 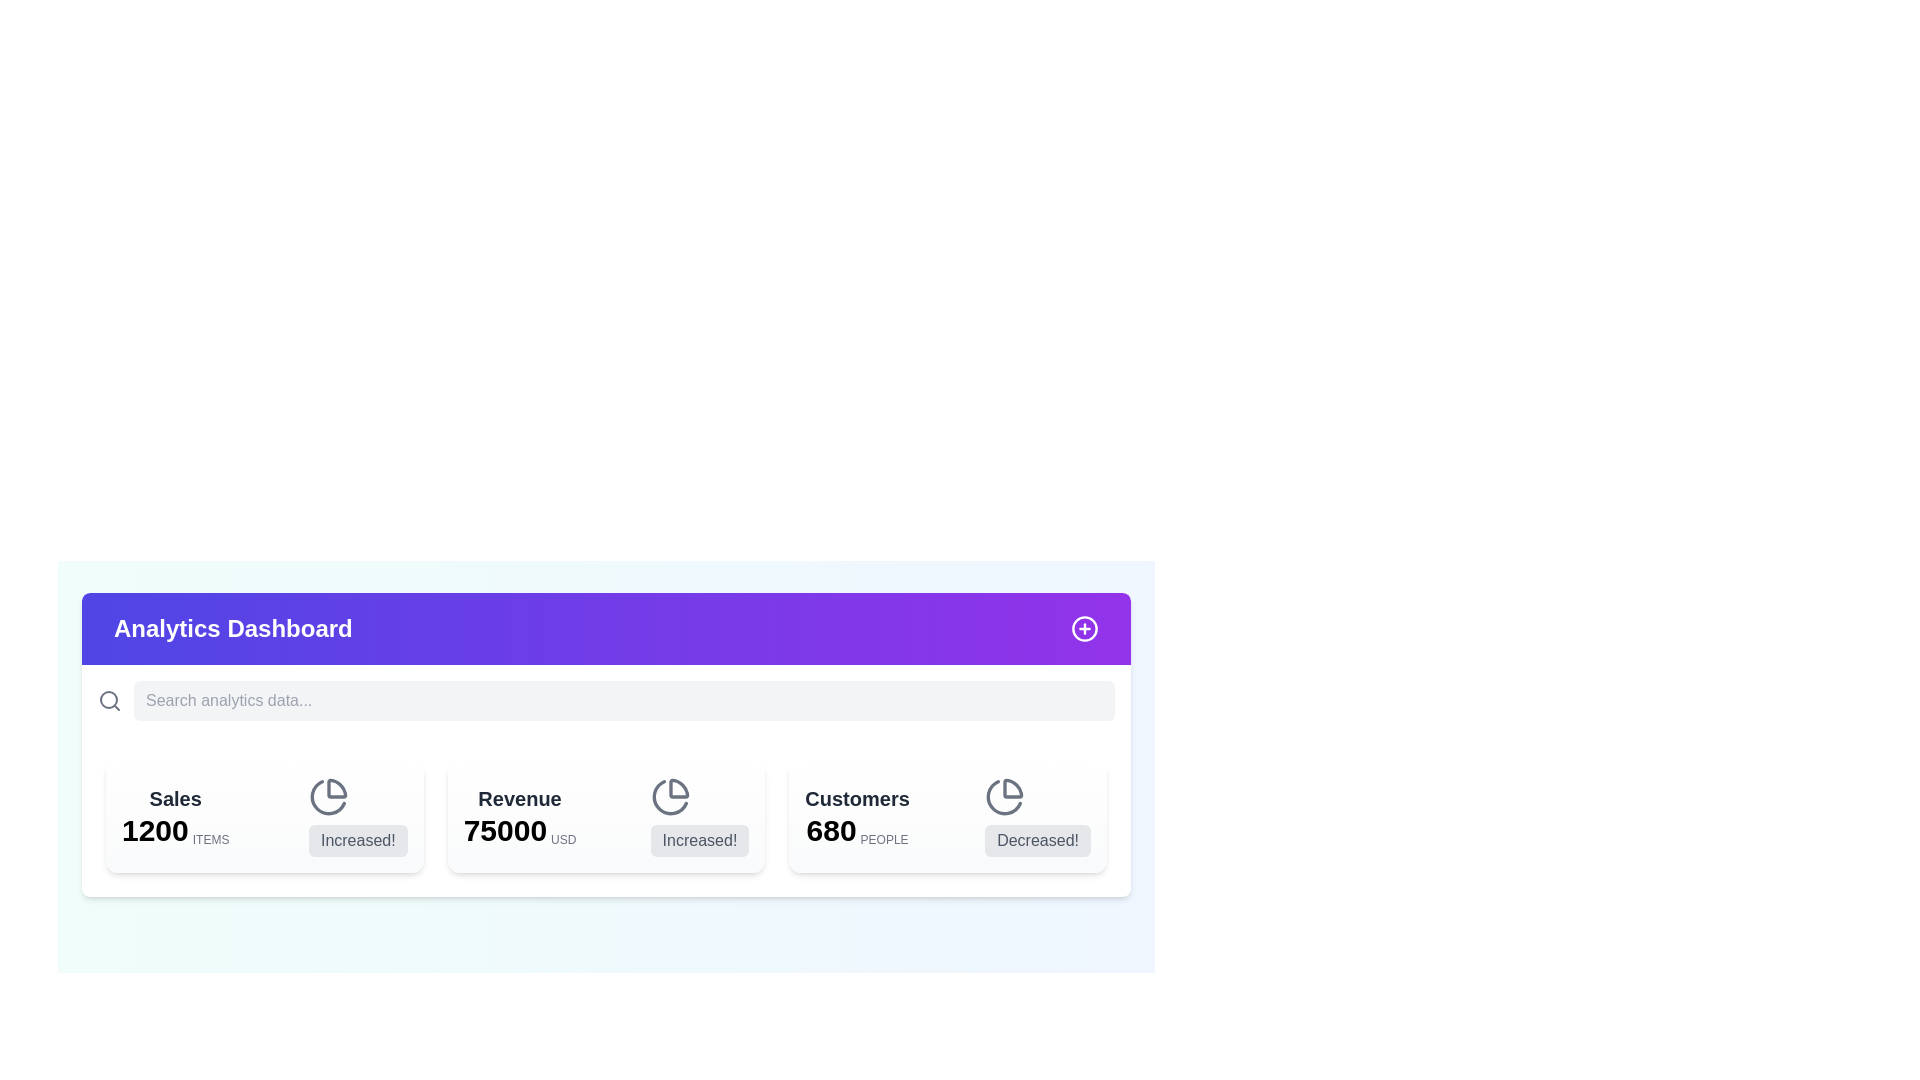 What do you see at coordinates (520, 797) in the screenshot?
I see `the Text label that serves as a title for the revenue metric, positioned within a card on the dashboard layout` at bounding box center [520, 797].